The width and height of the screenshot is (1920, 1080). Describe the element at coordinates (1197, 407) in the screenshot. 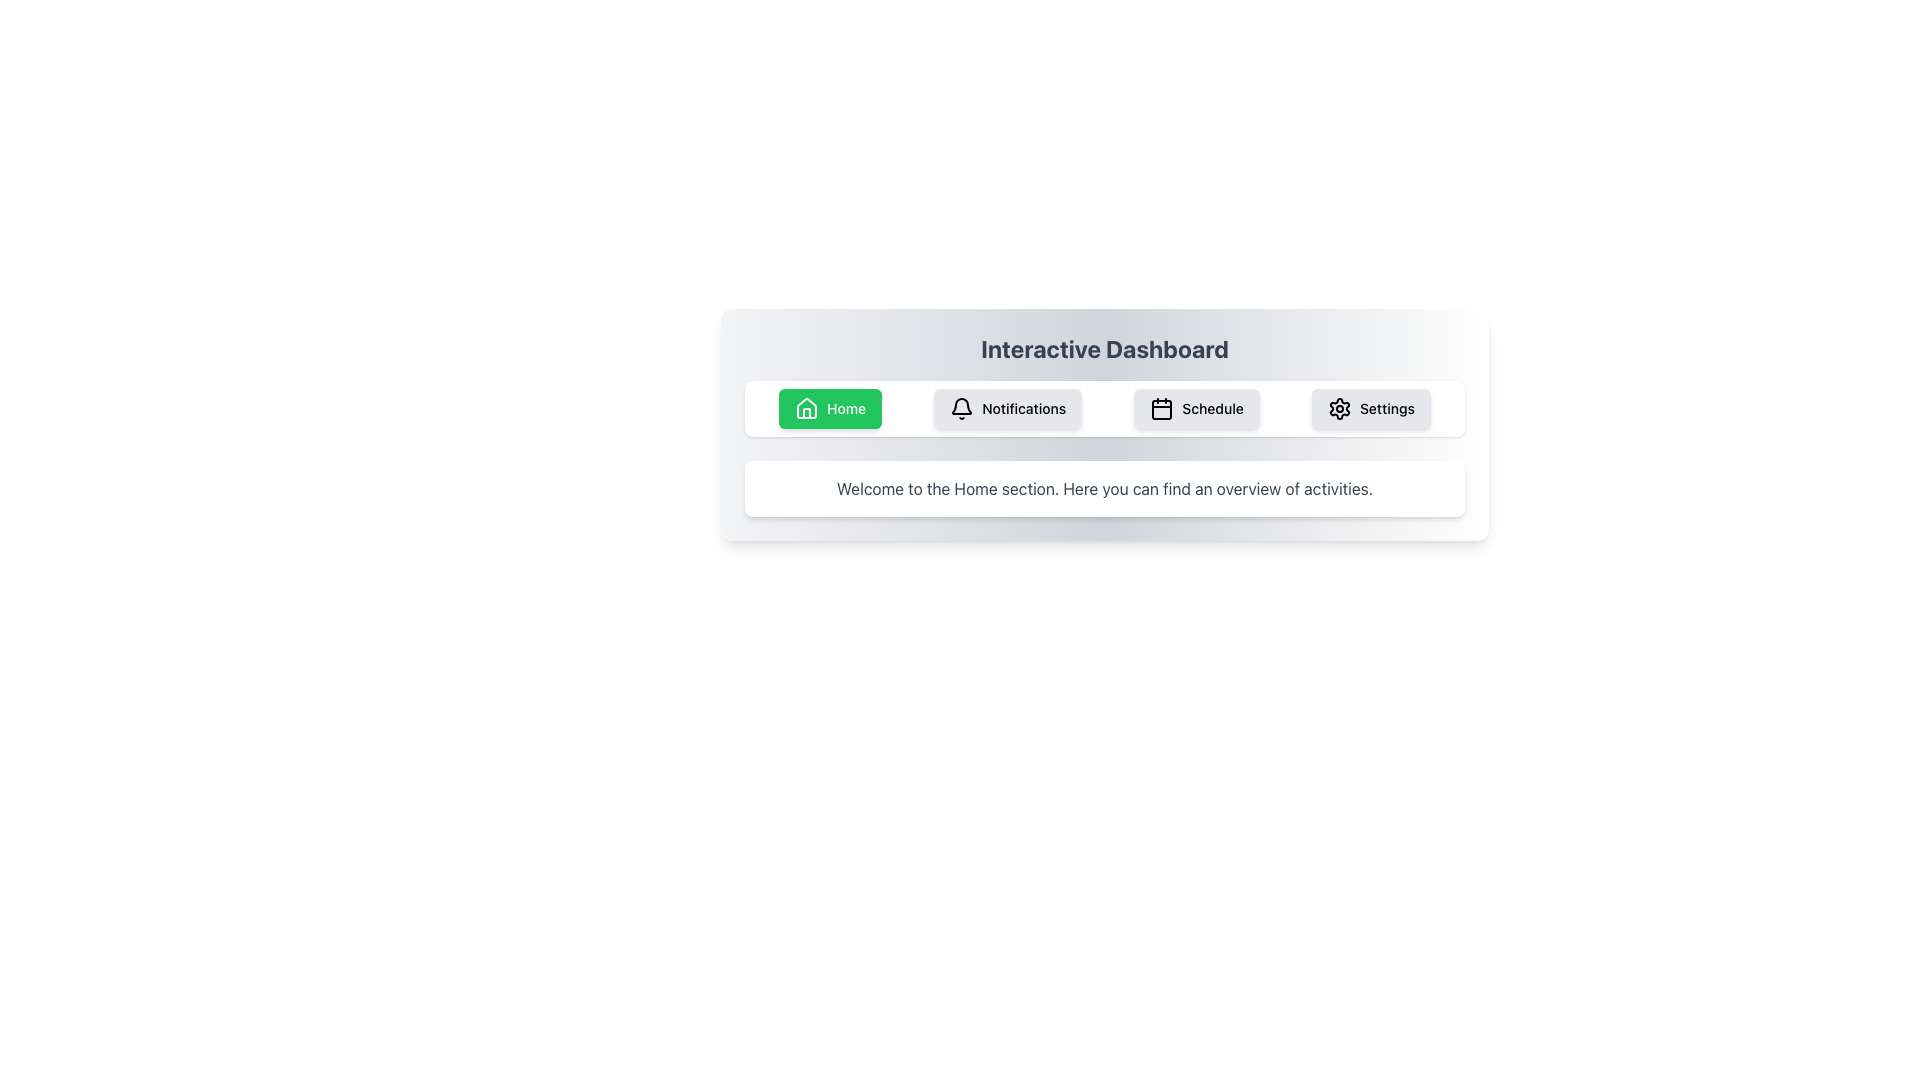

I see `the 'Schedule' button which is the third button in the horizontal navigation bar, featuring a calendar icon and text, to change its appearance` at that location.